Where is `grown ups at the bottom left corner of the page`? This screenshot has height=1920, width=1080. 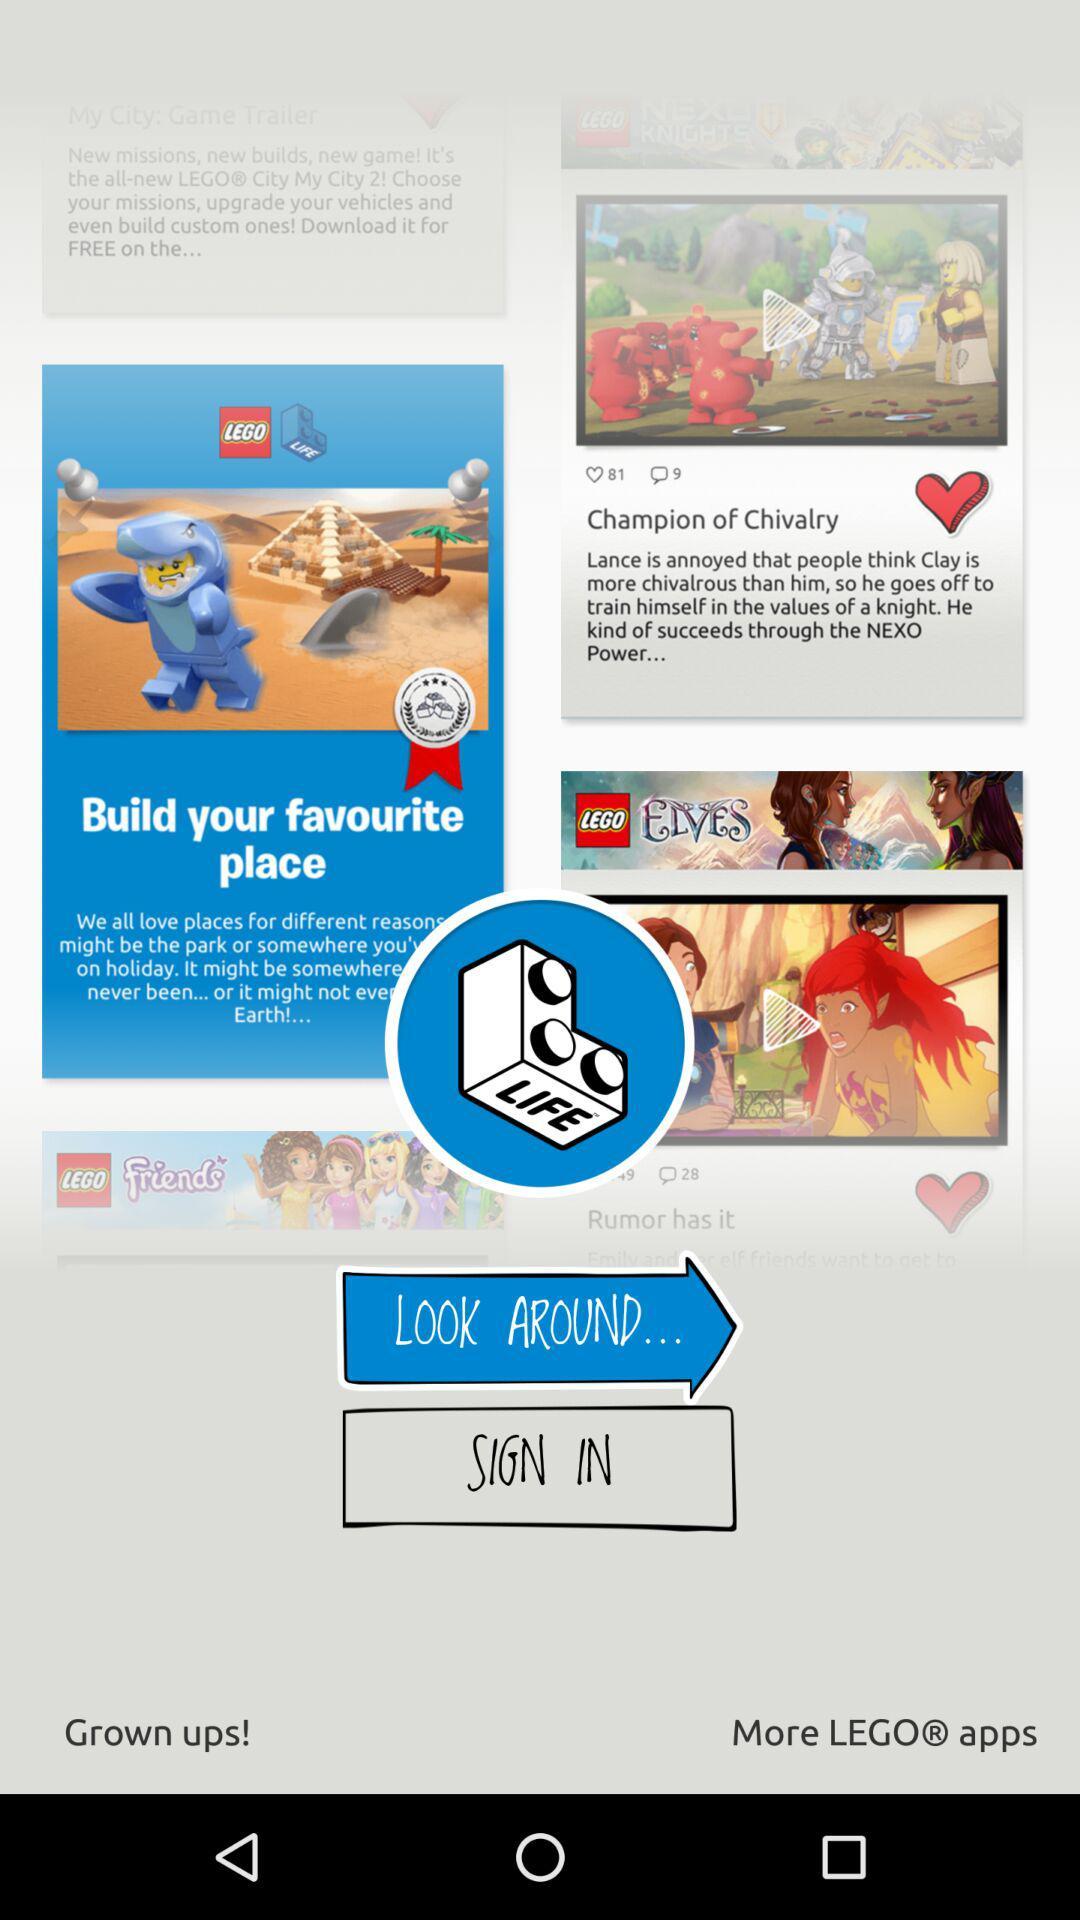
grown ups at the bottom left corner of the page is located at coordinates (156, 1730).